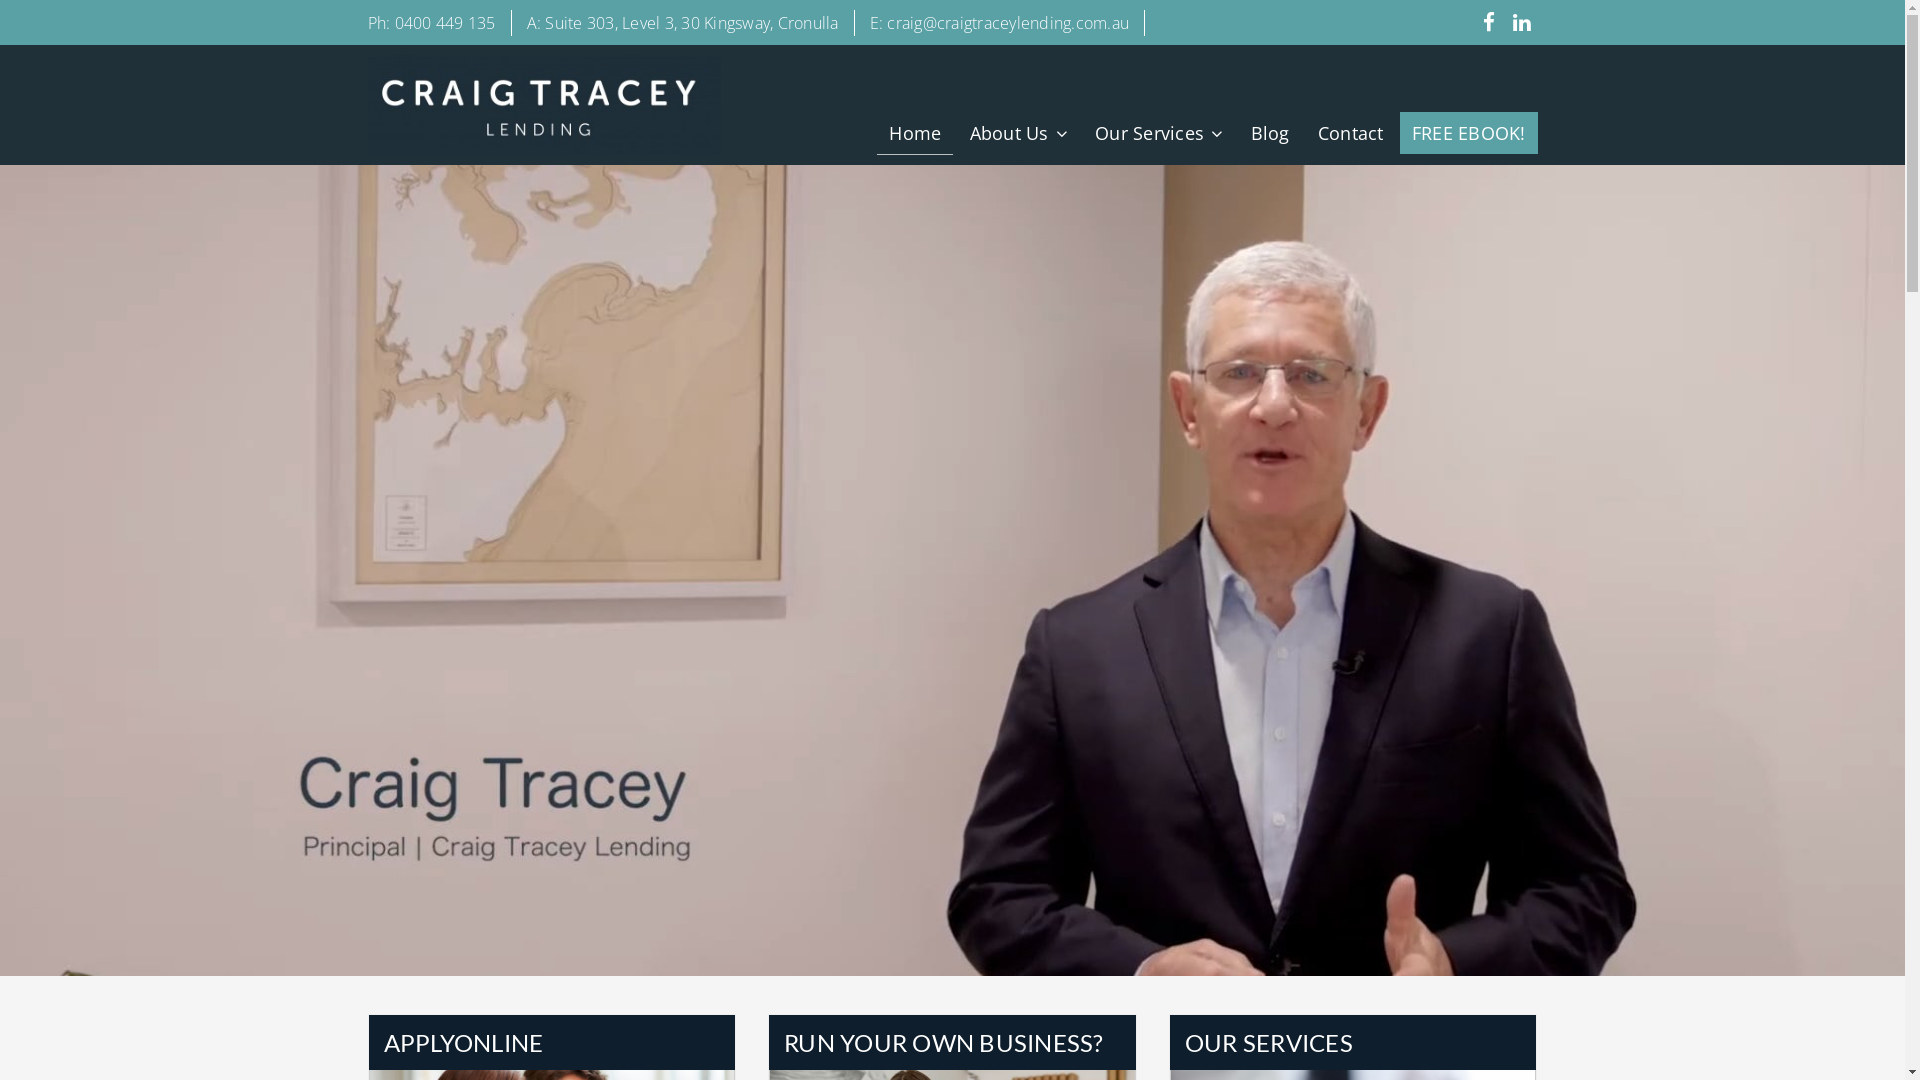 The image size is (1920, 1080). I want to click on 'Ph: 0400 449 135', so click(431, 23).